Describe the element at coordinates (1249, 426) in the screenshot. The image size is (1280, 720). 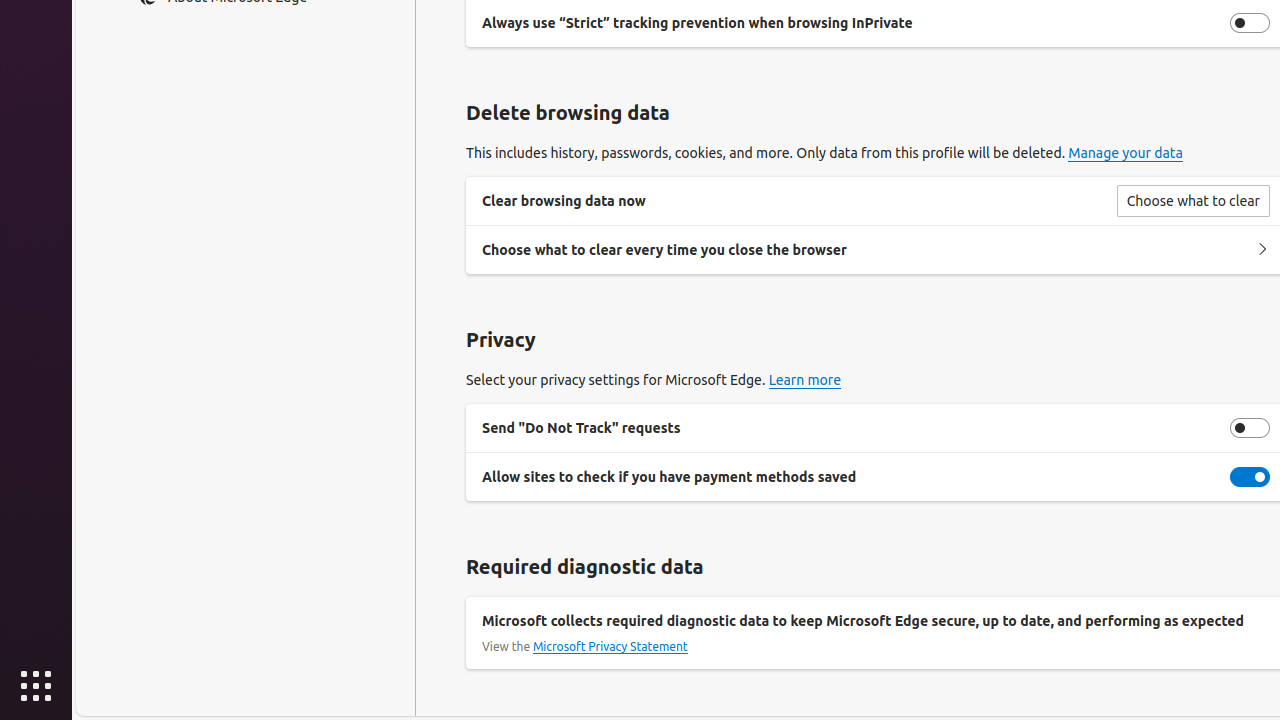
I see `'Send "Do Not Track" requests'` at that location.